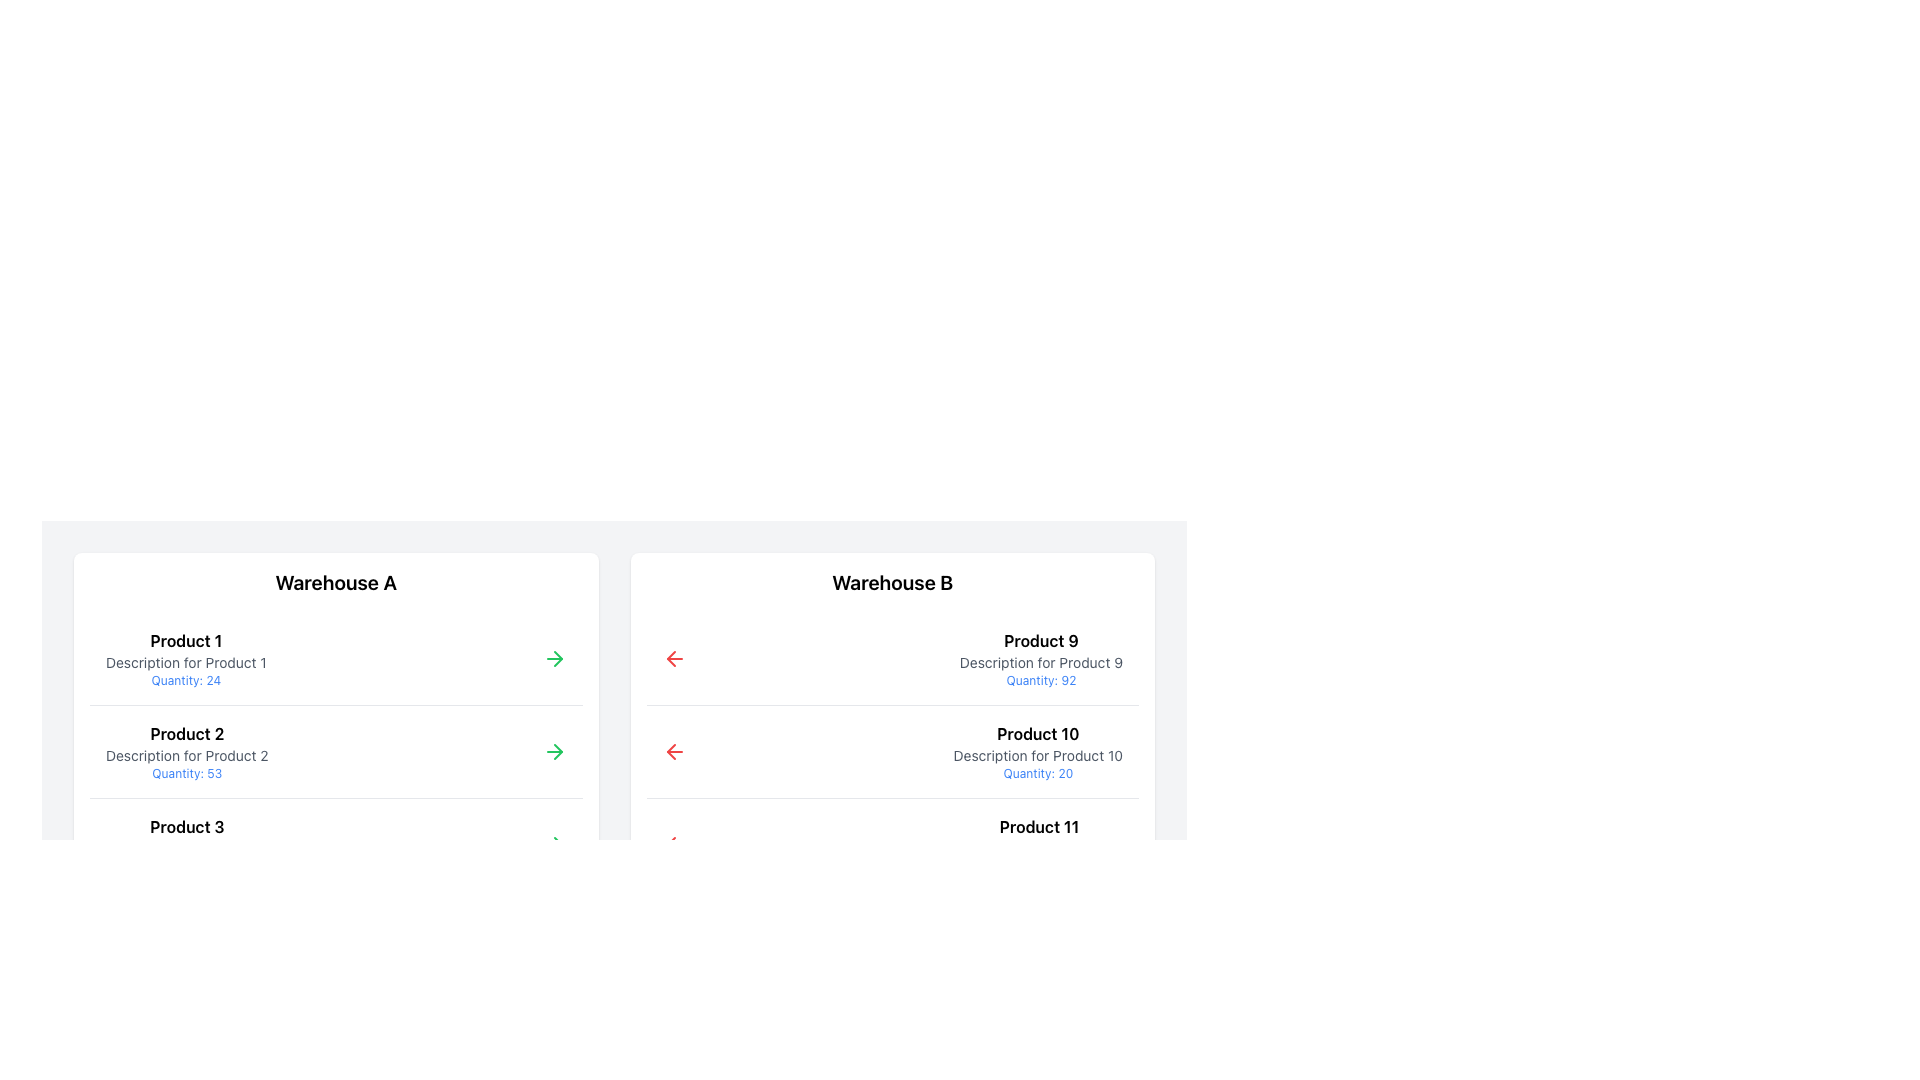 The height and width of the screenshot is (1080, 1920). Describe the element at coordinates (554, 659) in the screenshot. I see `the navigational arrow icon next to the 'Quantity: 24' text in the 'Product 1' listing` at that location.